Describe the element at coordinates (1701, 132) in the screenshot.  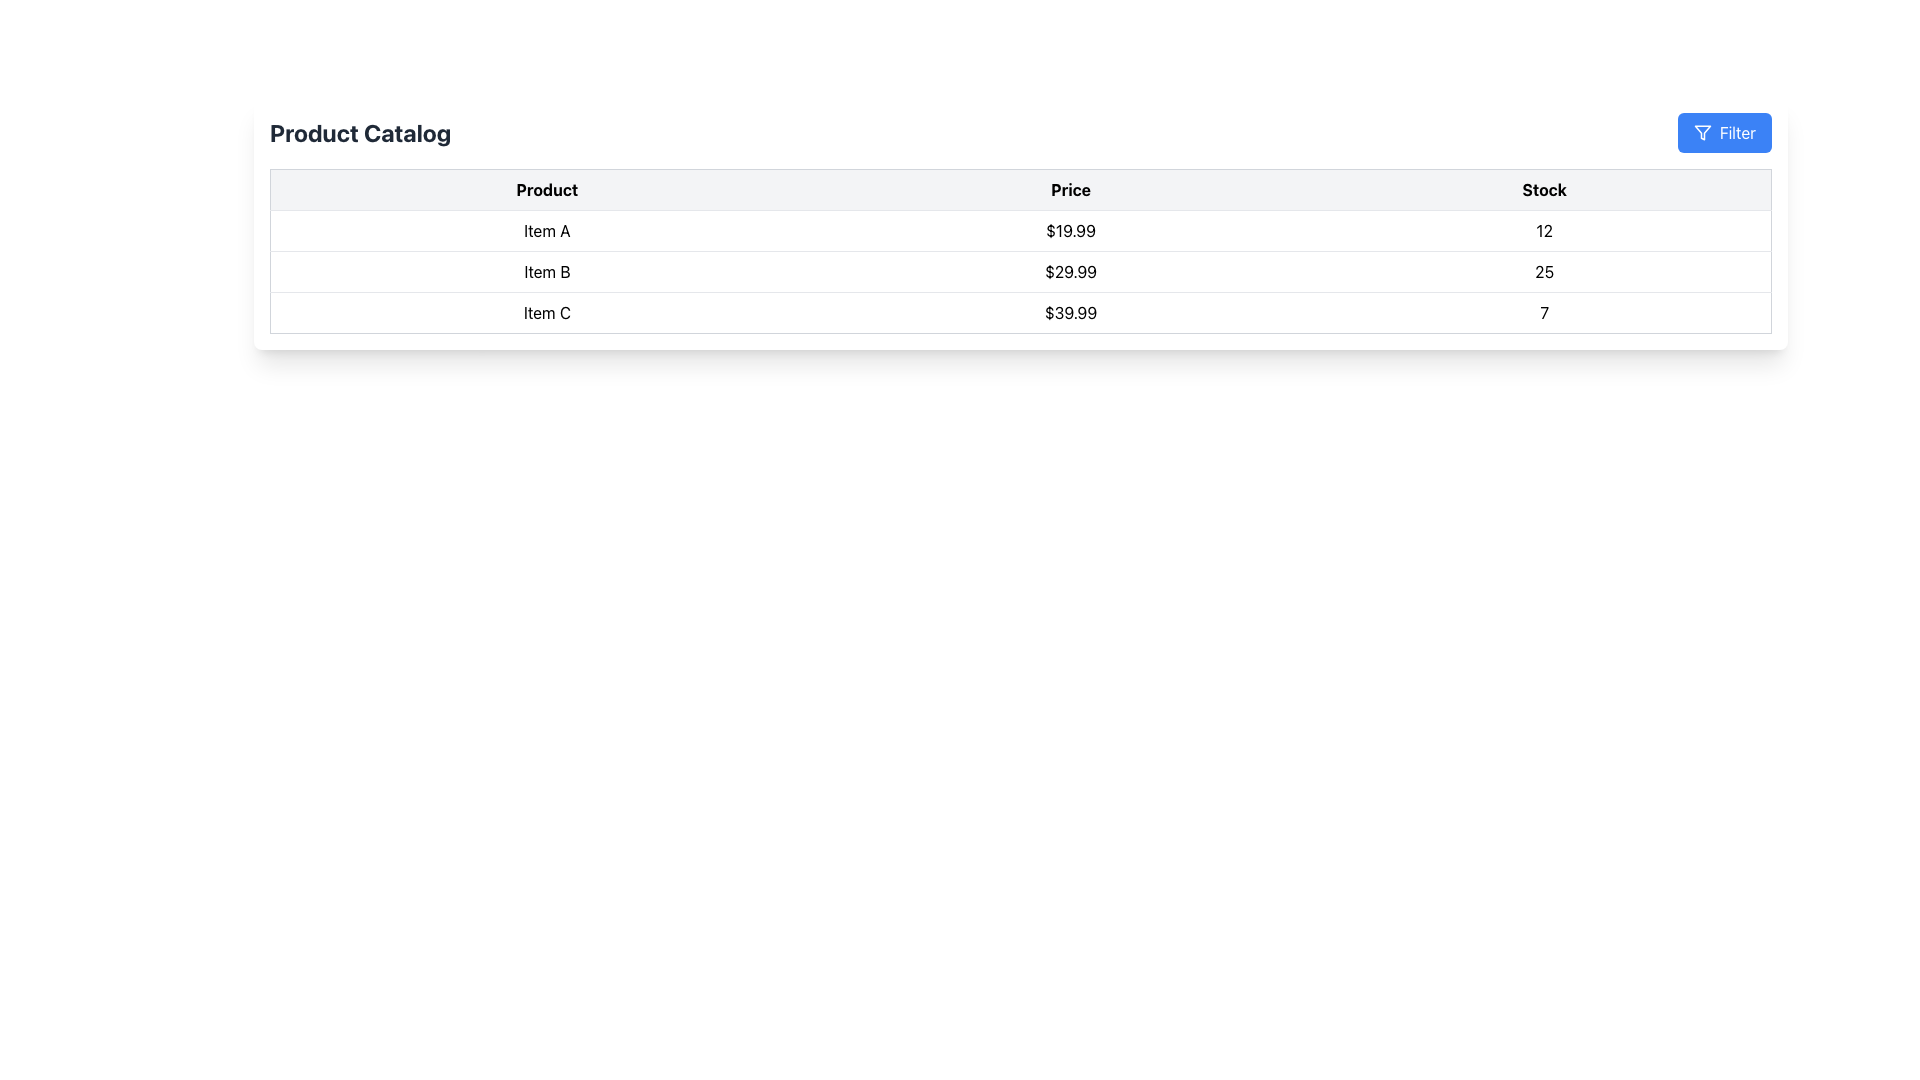
I see `the funnel icon inside the 'Filter' button, which has a blue background and rounded corners, located near the top-right corner of the interface` at that location.